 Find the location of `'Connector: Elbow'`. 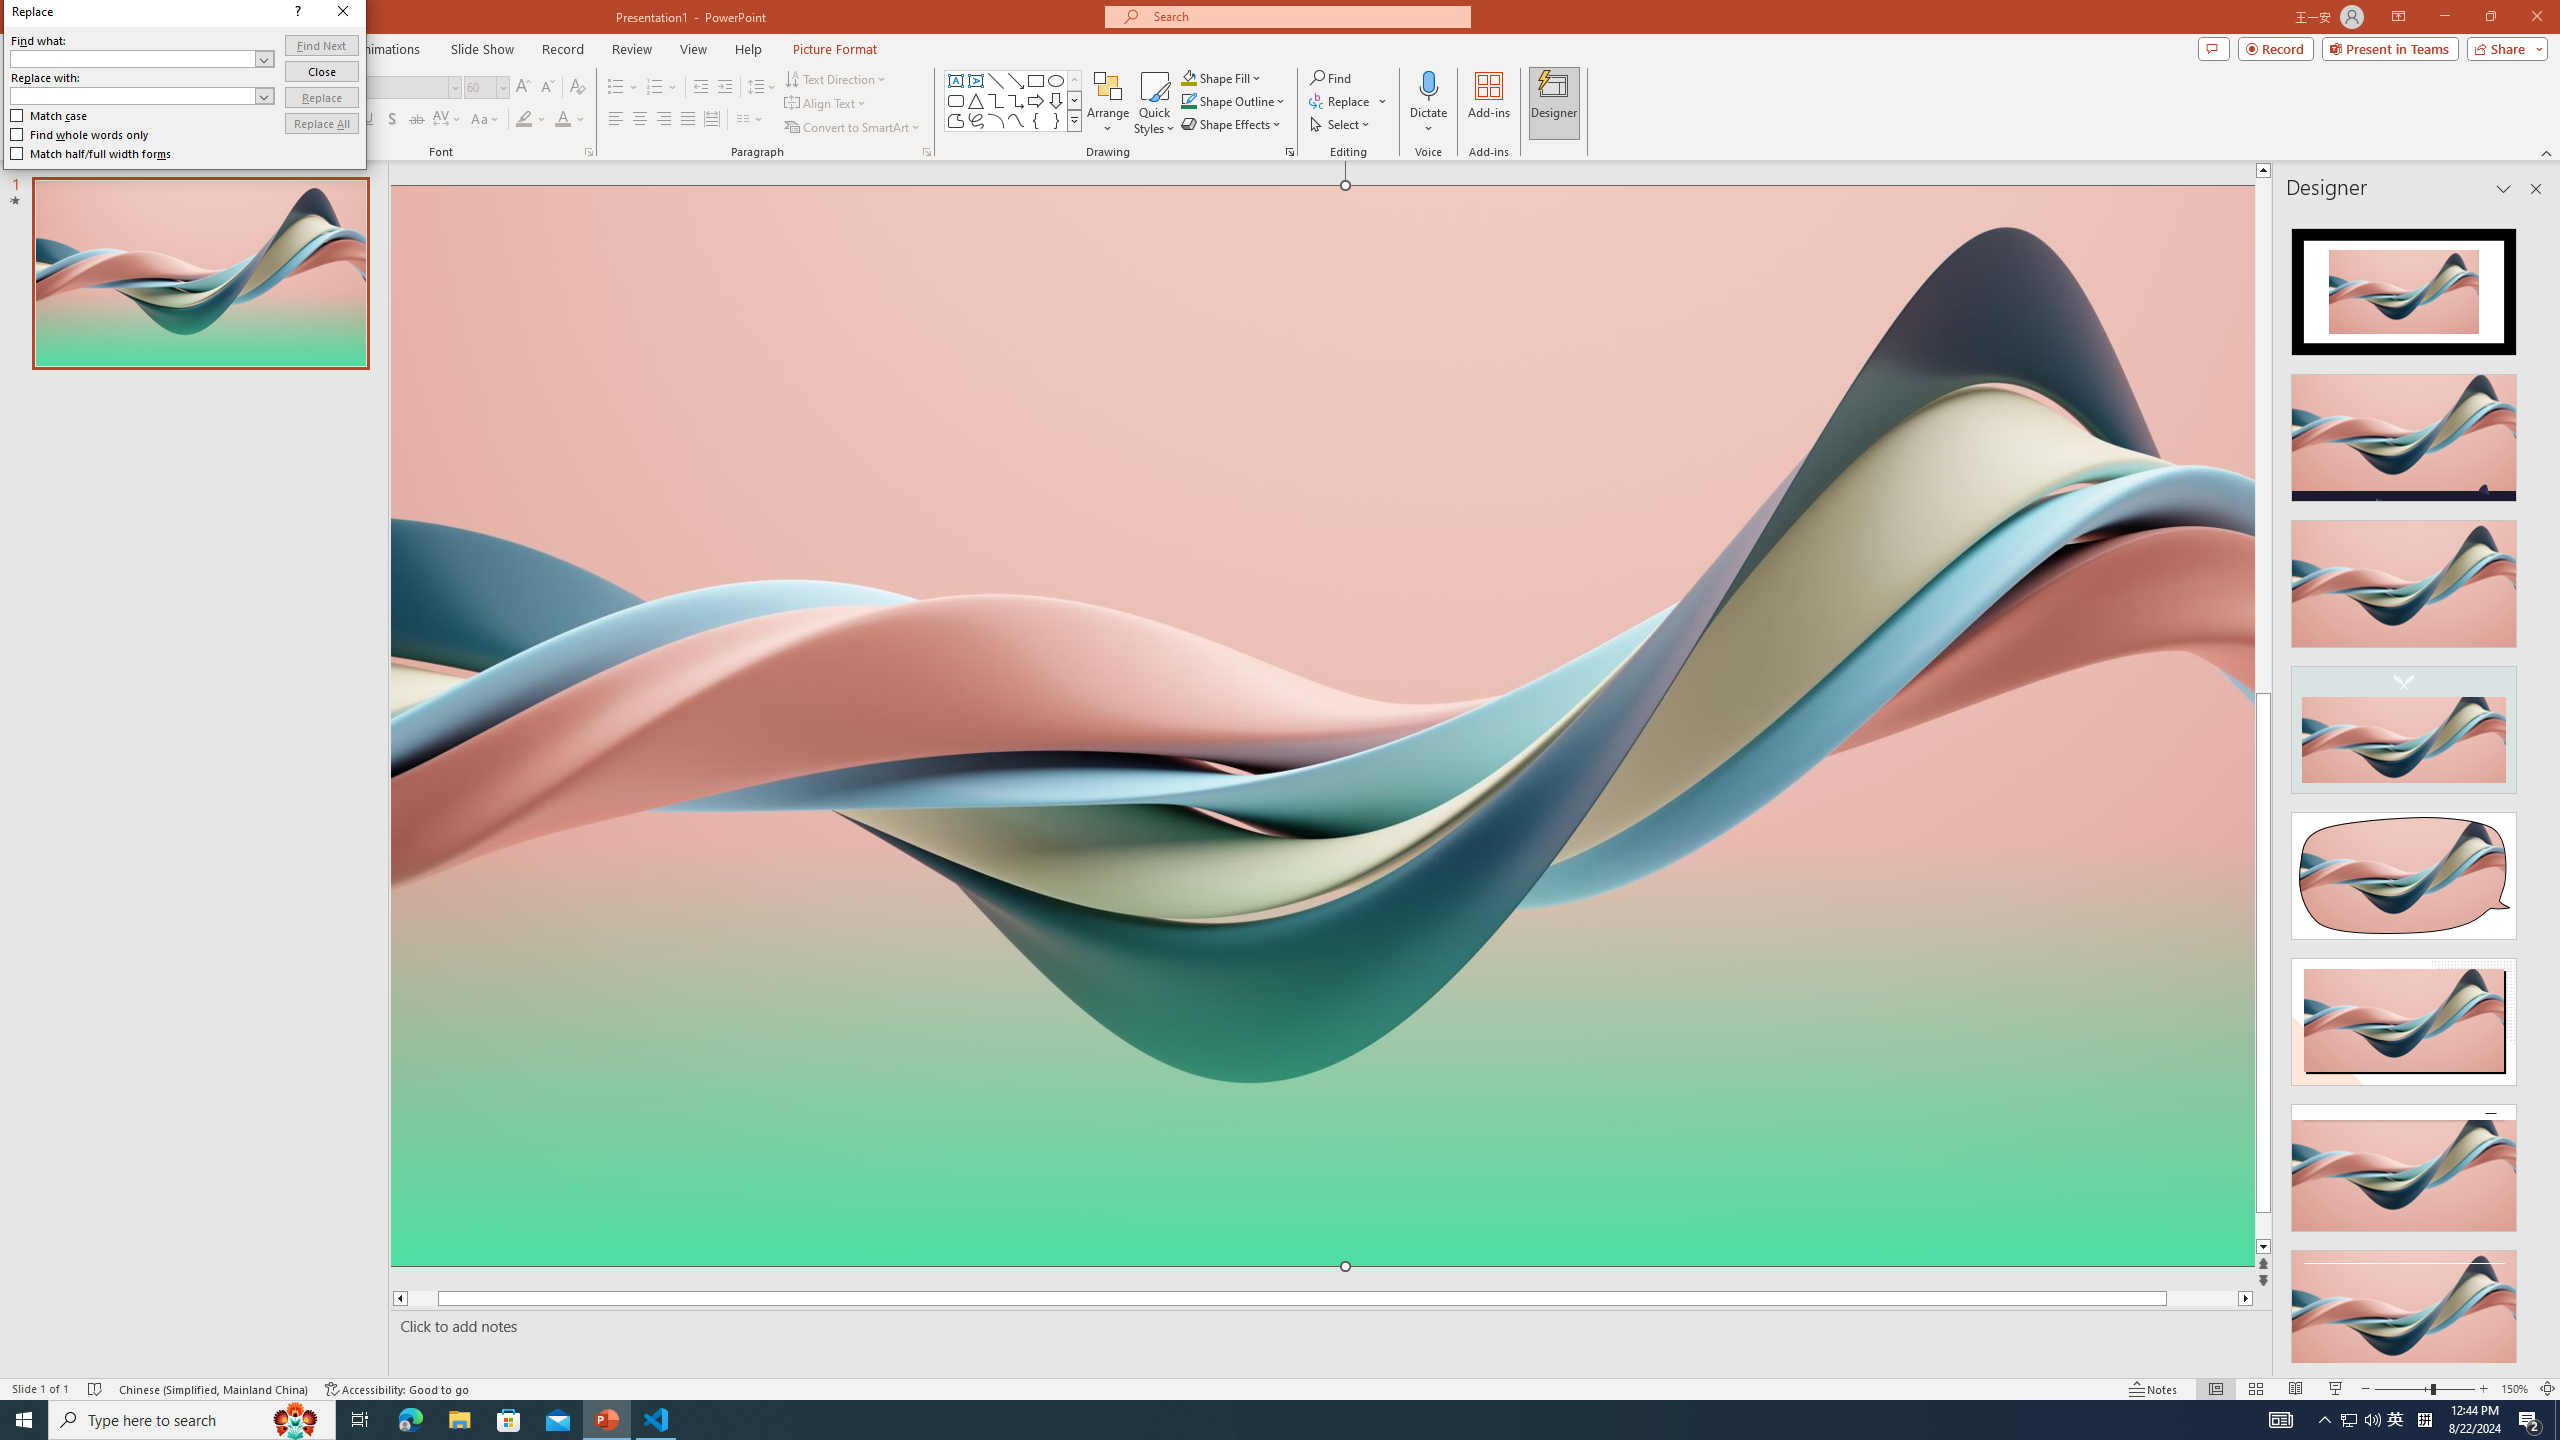

'Connector: Elbow' is located at coordinates (994, 99).